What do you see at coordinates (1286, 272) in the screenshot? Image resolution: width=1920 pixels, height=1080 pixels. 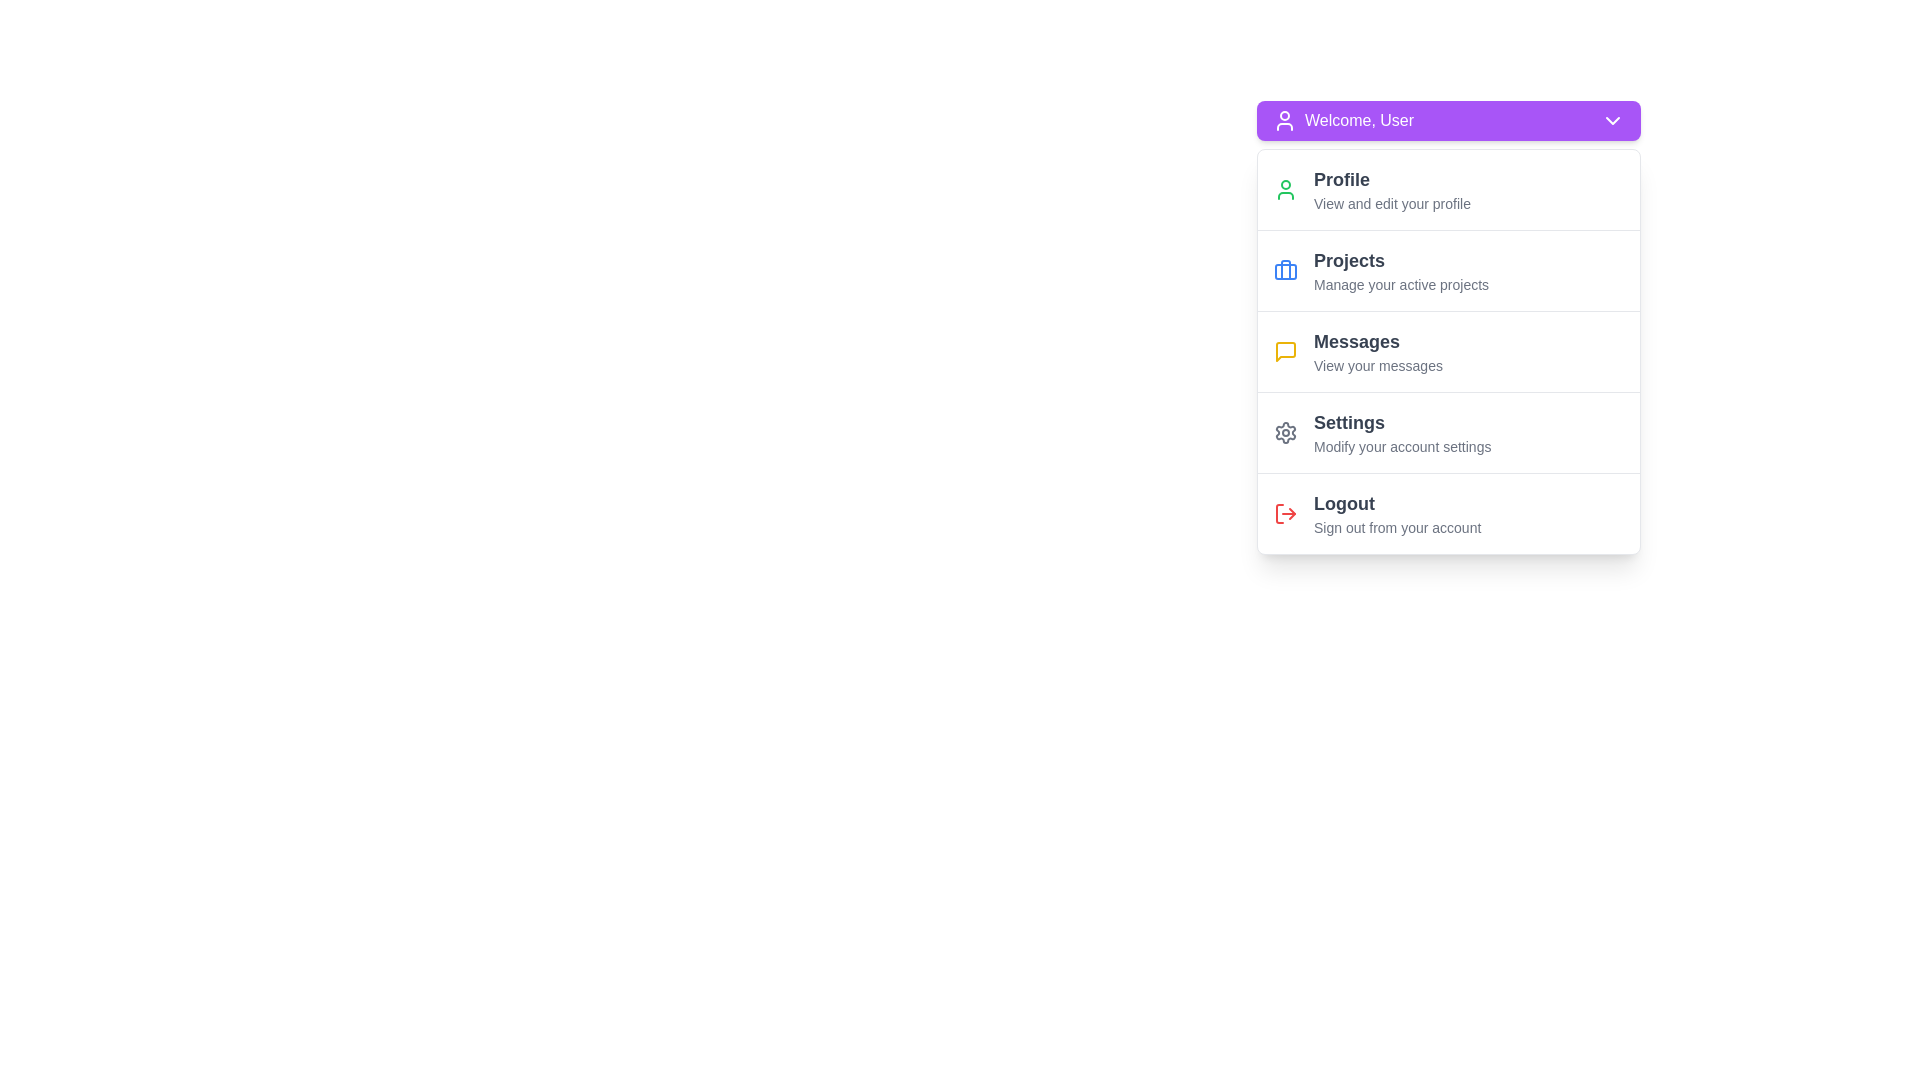 I see `the Vector graphic component within the 'Projects' menu item icon, which is part of the dropdown menu` at bounding box center [1286, 272].